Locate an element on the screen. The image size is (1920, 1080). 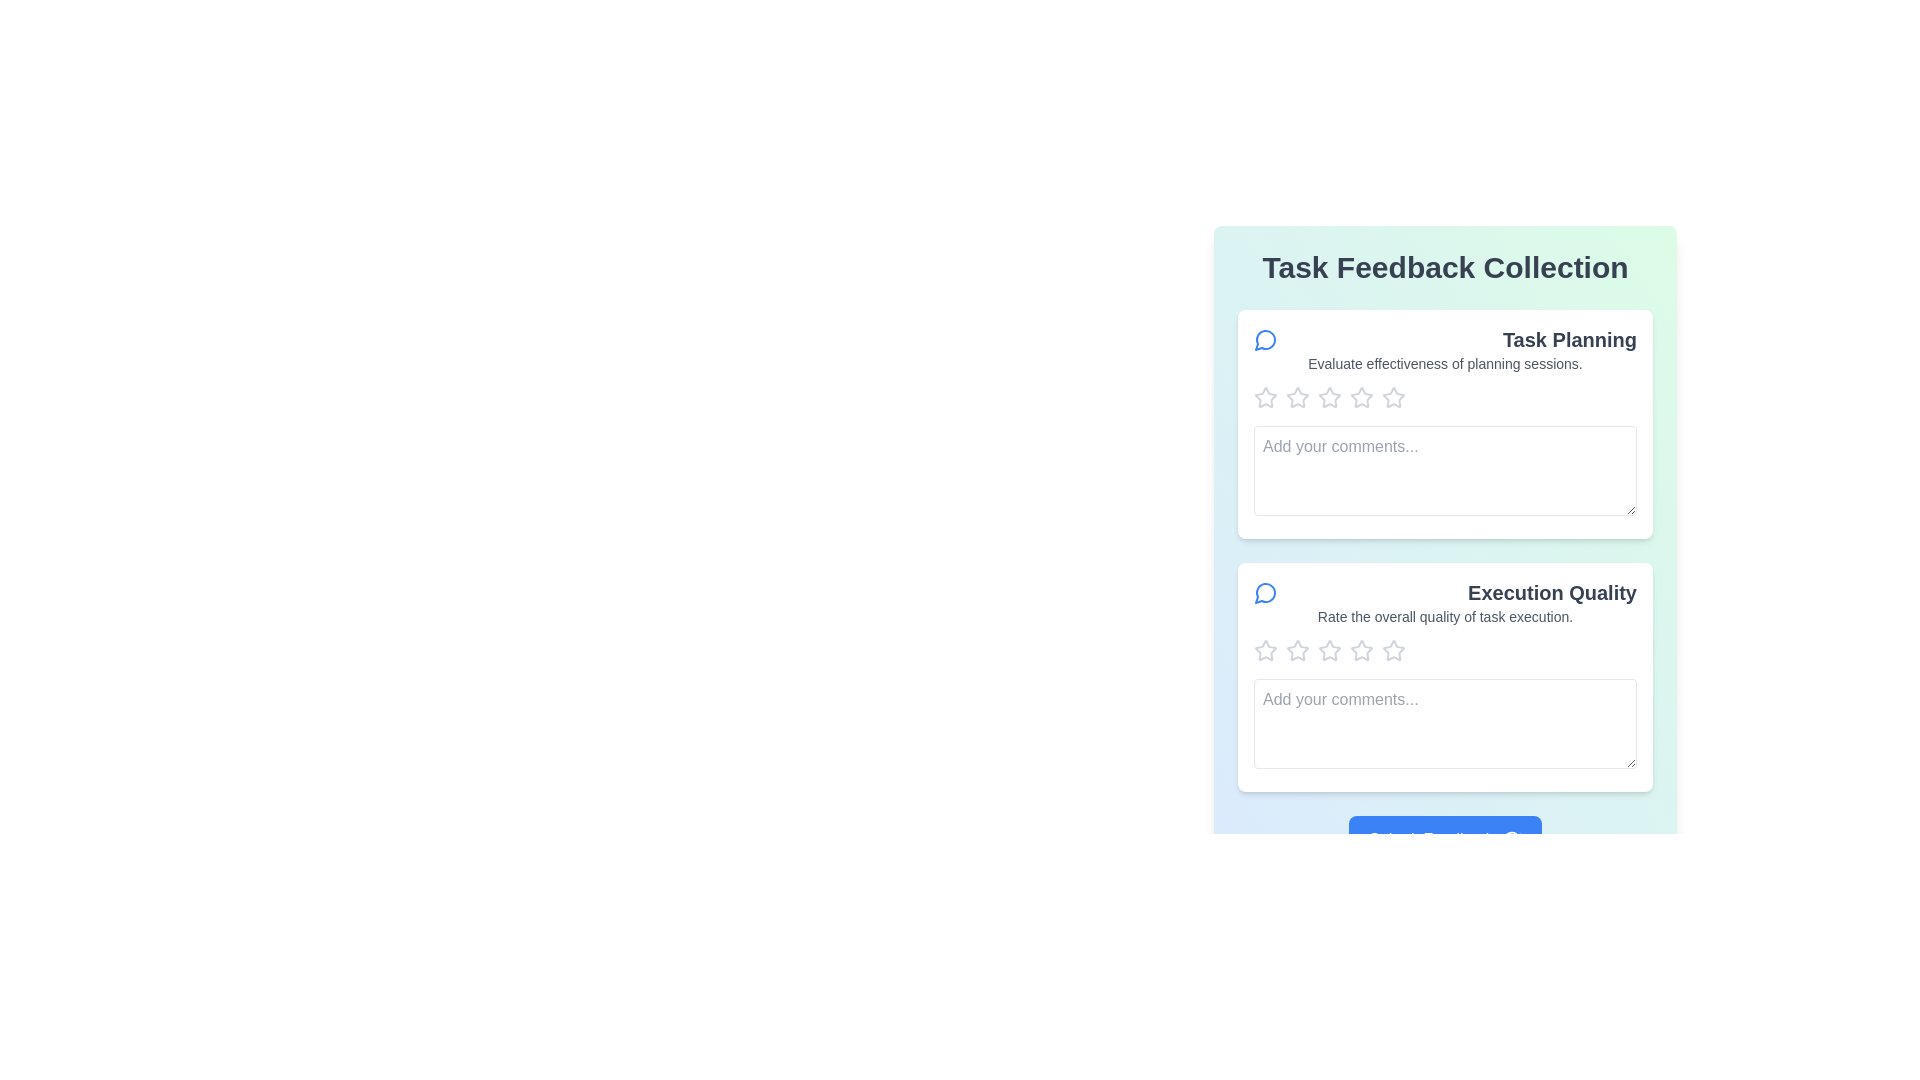
the speech bubble icon located on the left side of the 'Execution Quality' title, which is part of the 'Task Feedback Collection' section is located at coordinates (1265, 592).